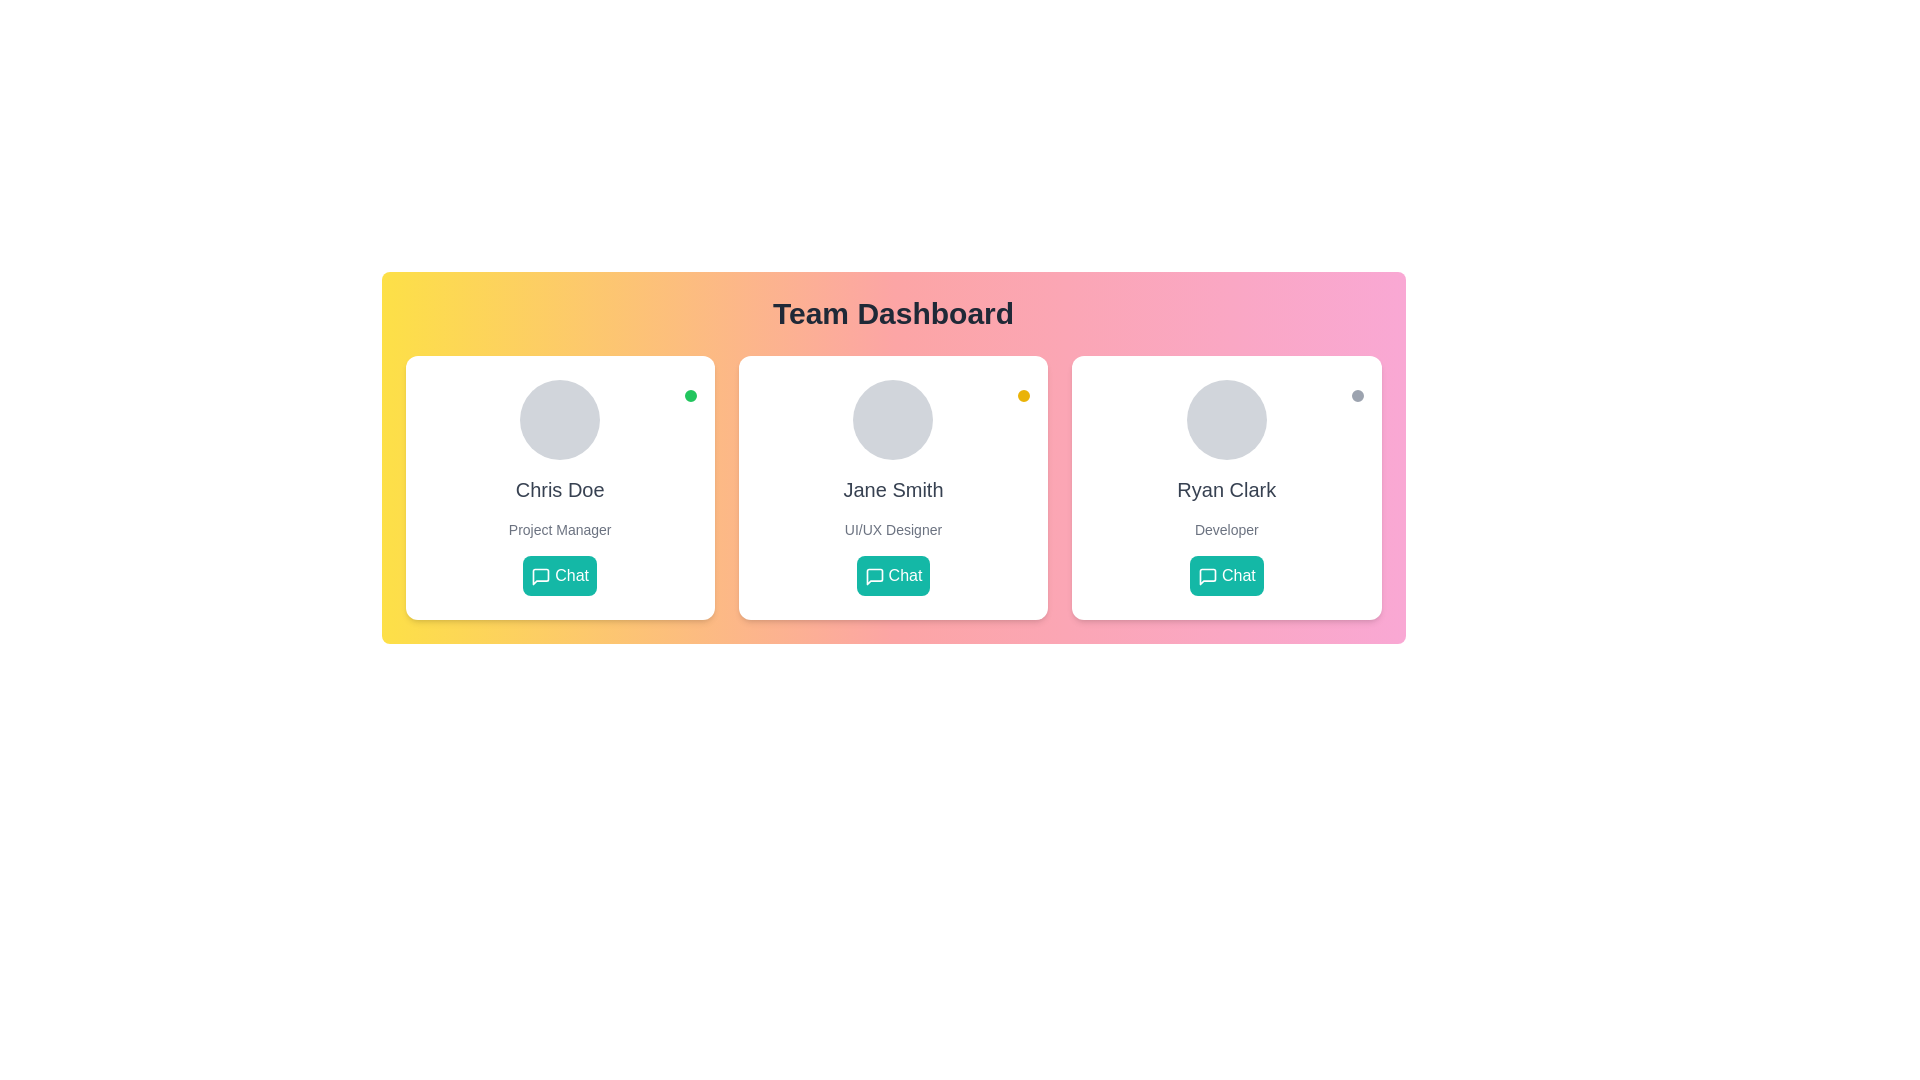 This screenshot has width=1920, height=1080. Describe the element at coordinates (560, 528) in the screenshot. I see `the 'Project Manager' text label, which is styled in a small, gray font and located within the central profile card, positioned below the name 'Chris Doe' and above the teal 'Chat' button` at that location.